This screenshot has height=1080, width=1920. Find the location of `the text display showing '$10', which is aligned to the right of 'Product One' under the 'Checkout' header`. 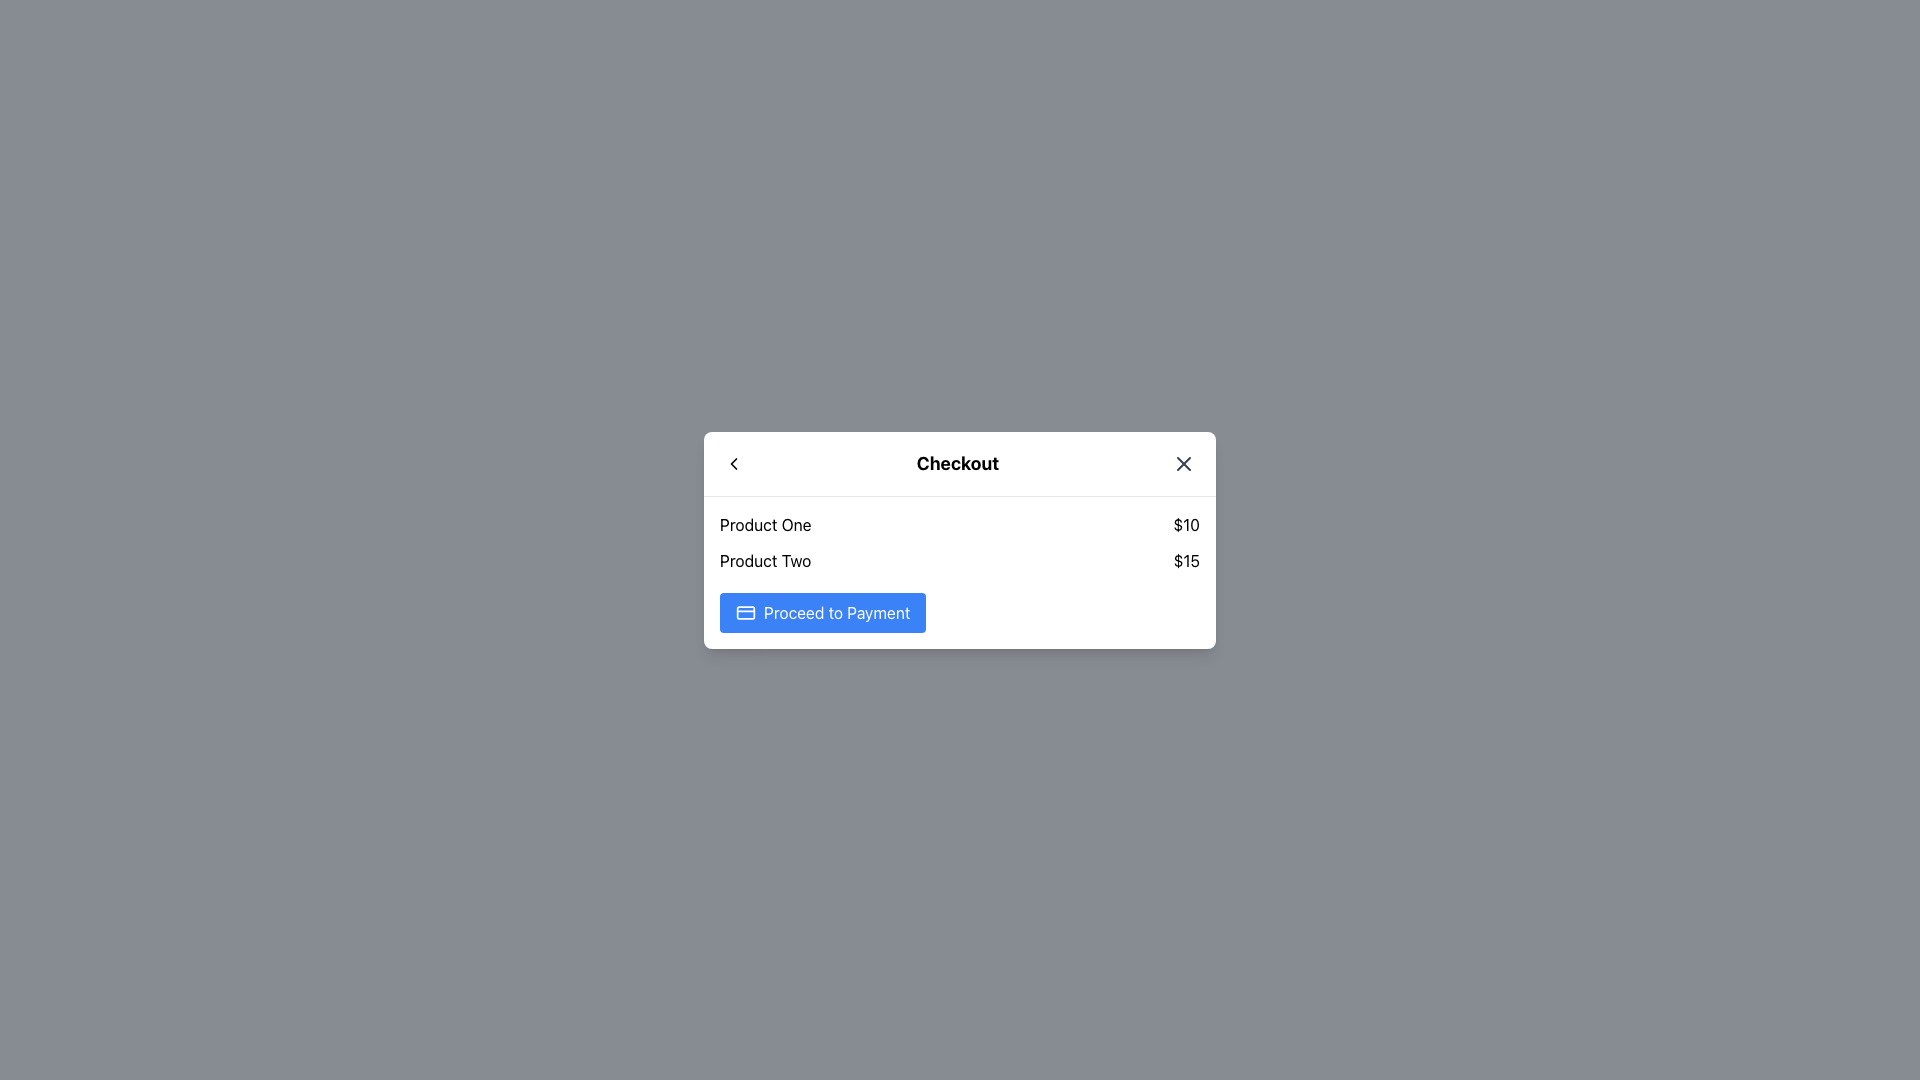

the text display showing '$10', which is aligned to the right of 'Product One' under the 'Checkout' header is located at coordinates (1186, 523).